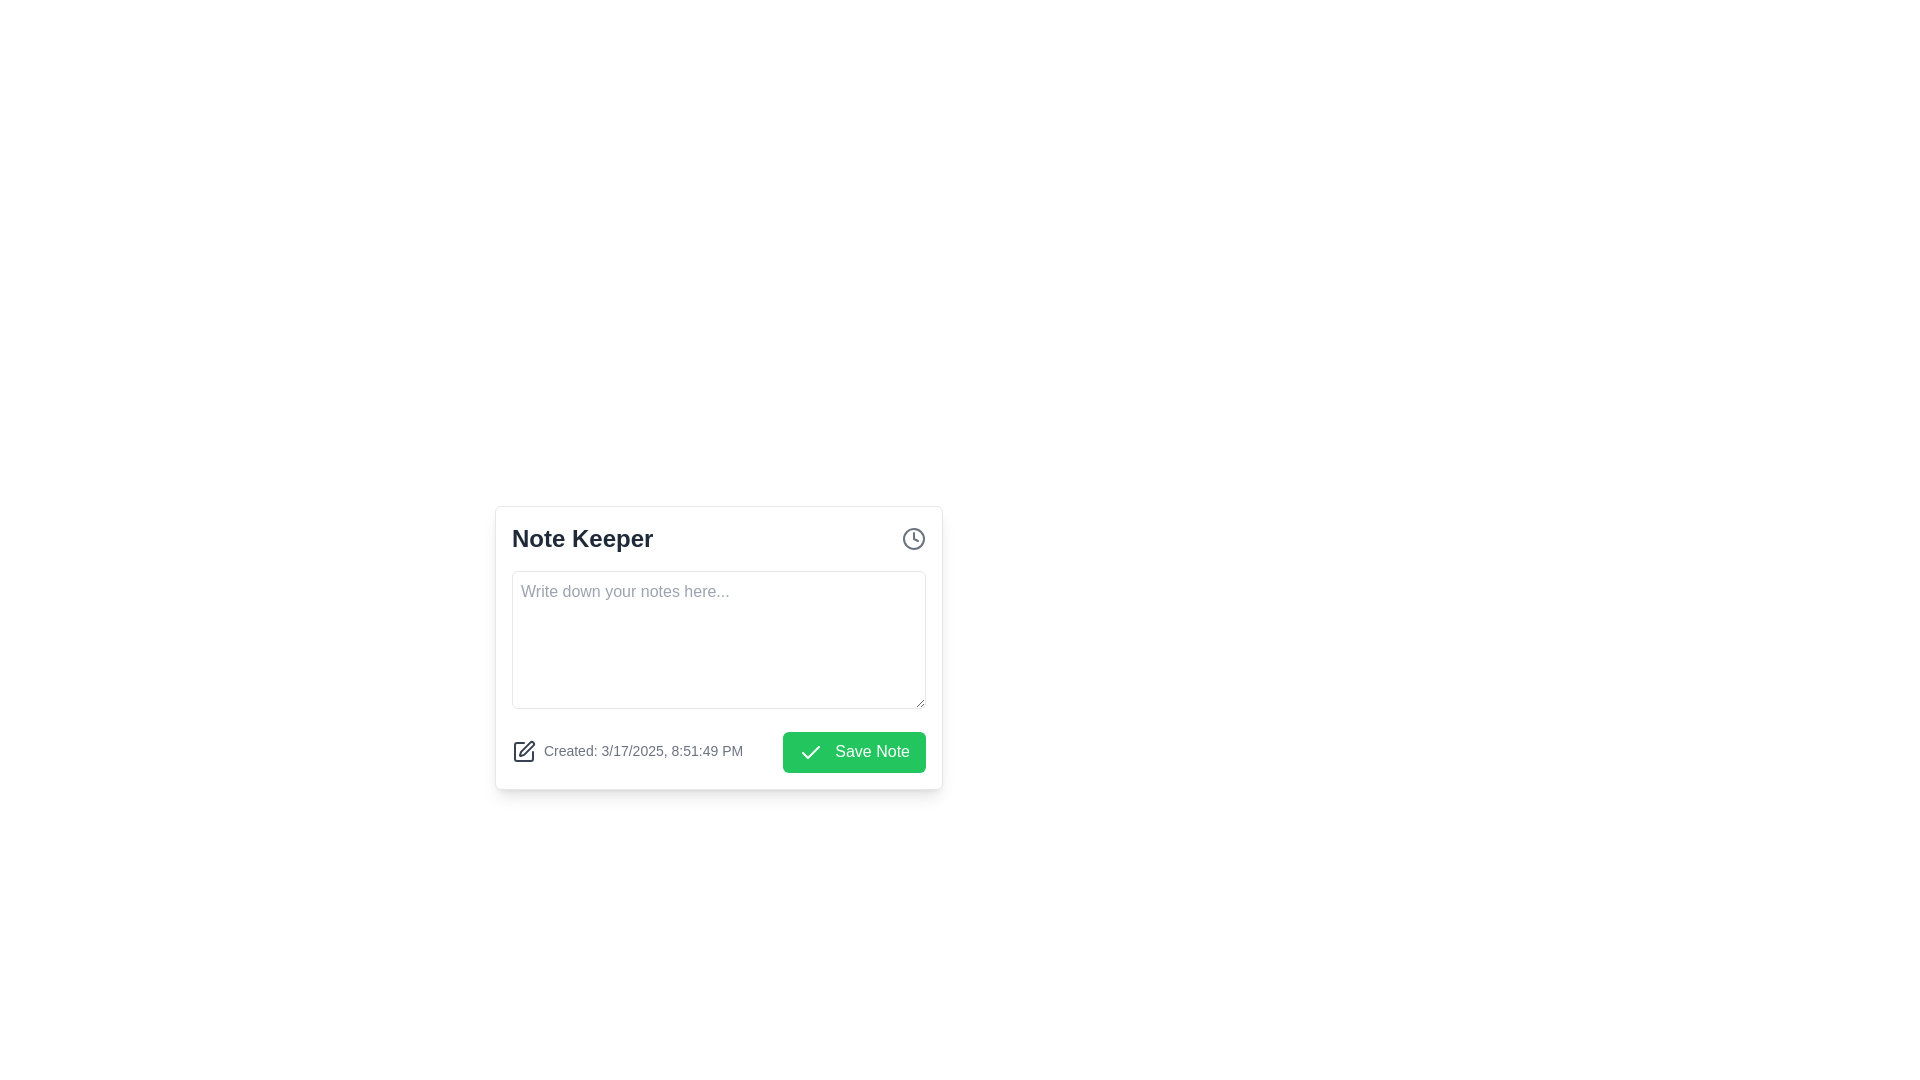 The image size is (1920, 1080). I want to click on to select text in the text input field located below the title 'Note Keeper', so click(719, 640).